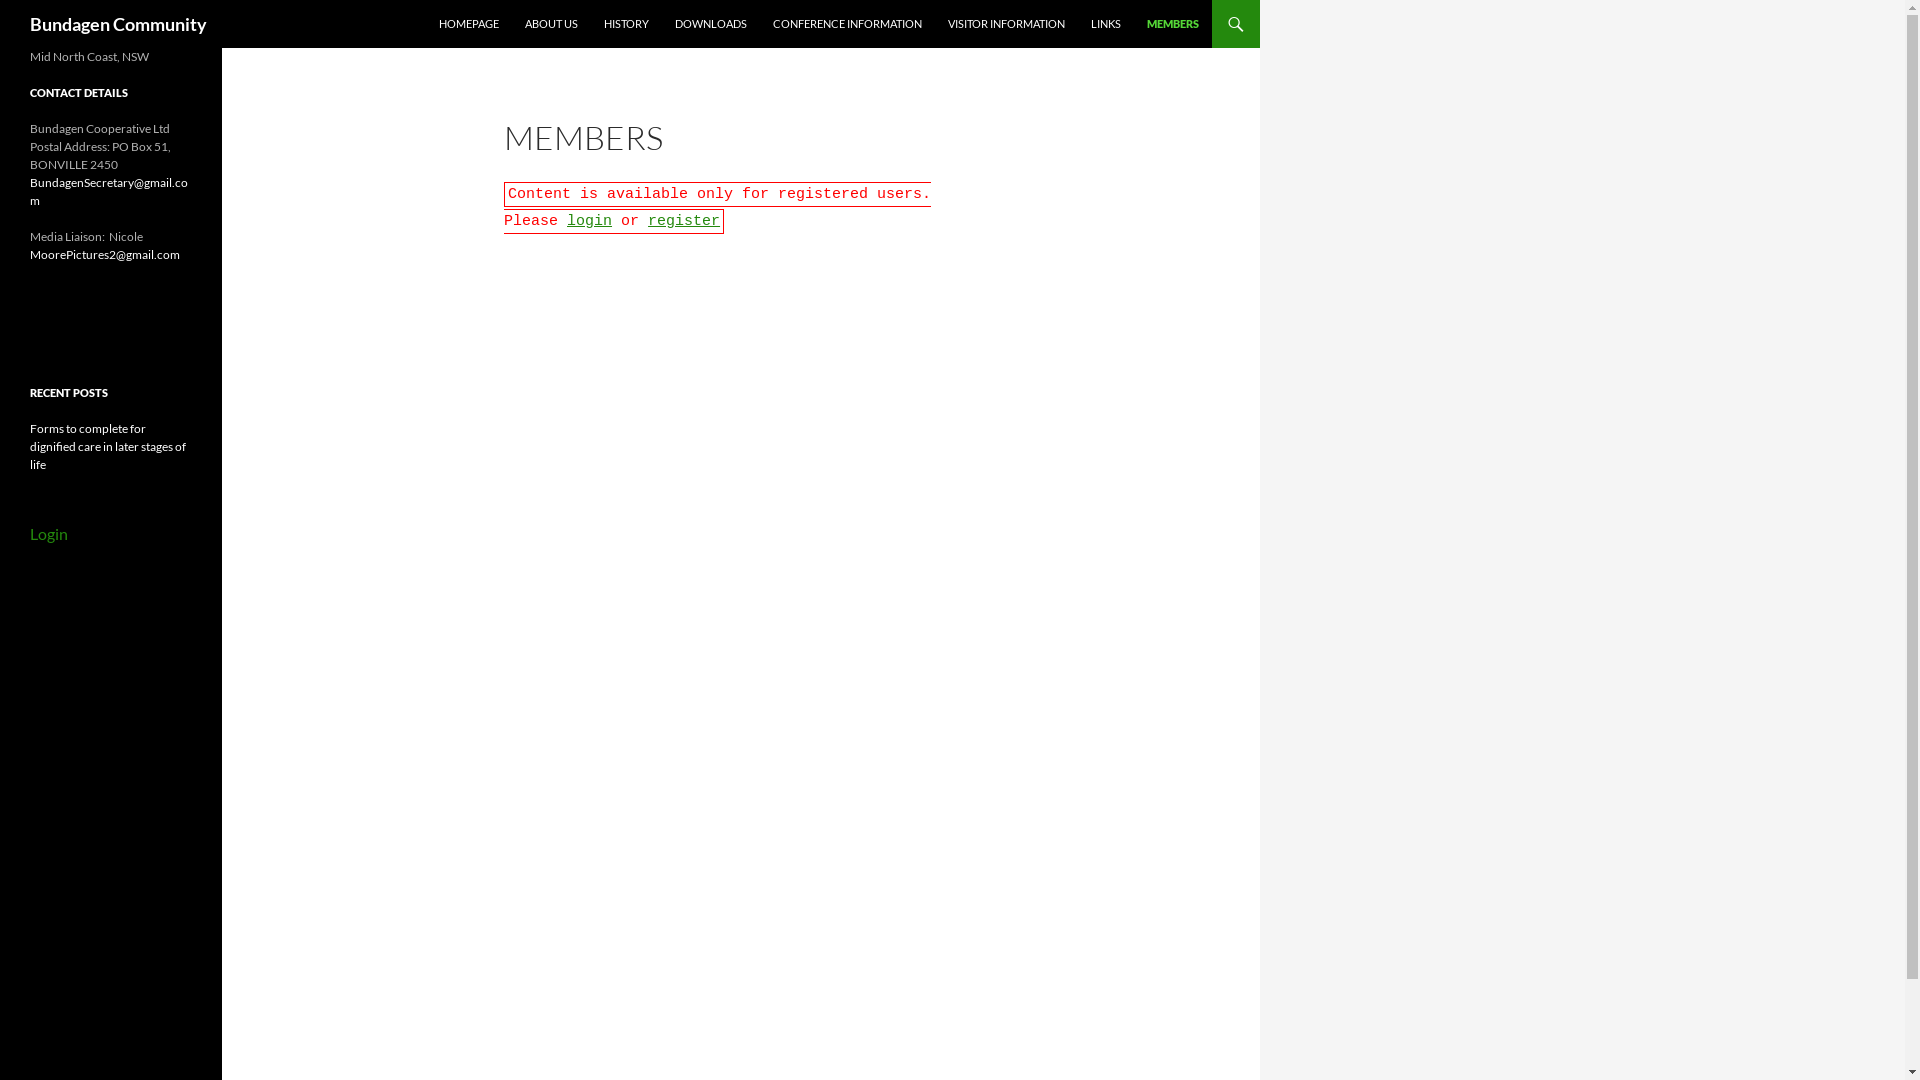 This screenshot has width=1920, height=1080. I want to click on 'HOMEPAGE', so click(426, 23).